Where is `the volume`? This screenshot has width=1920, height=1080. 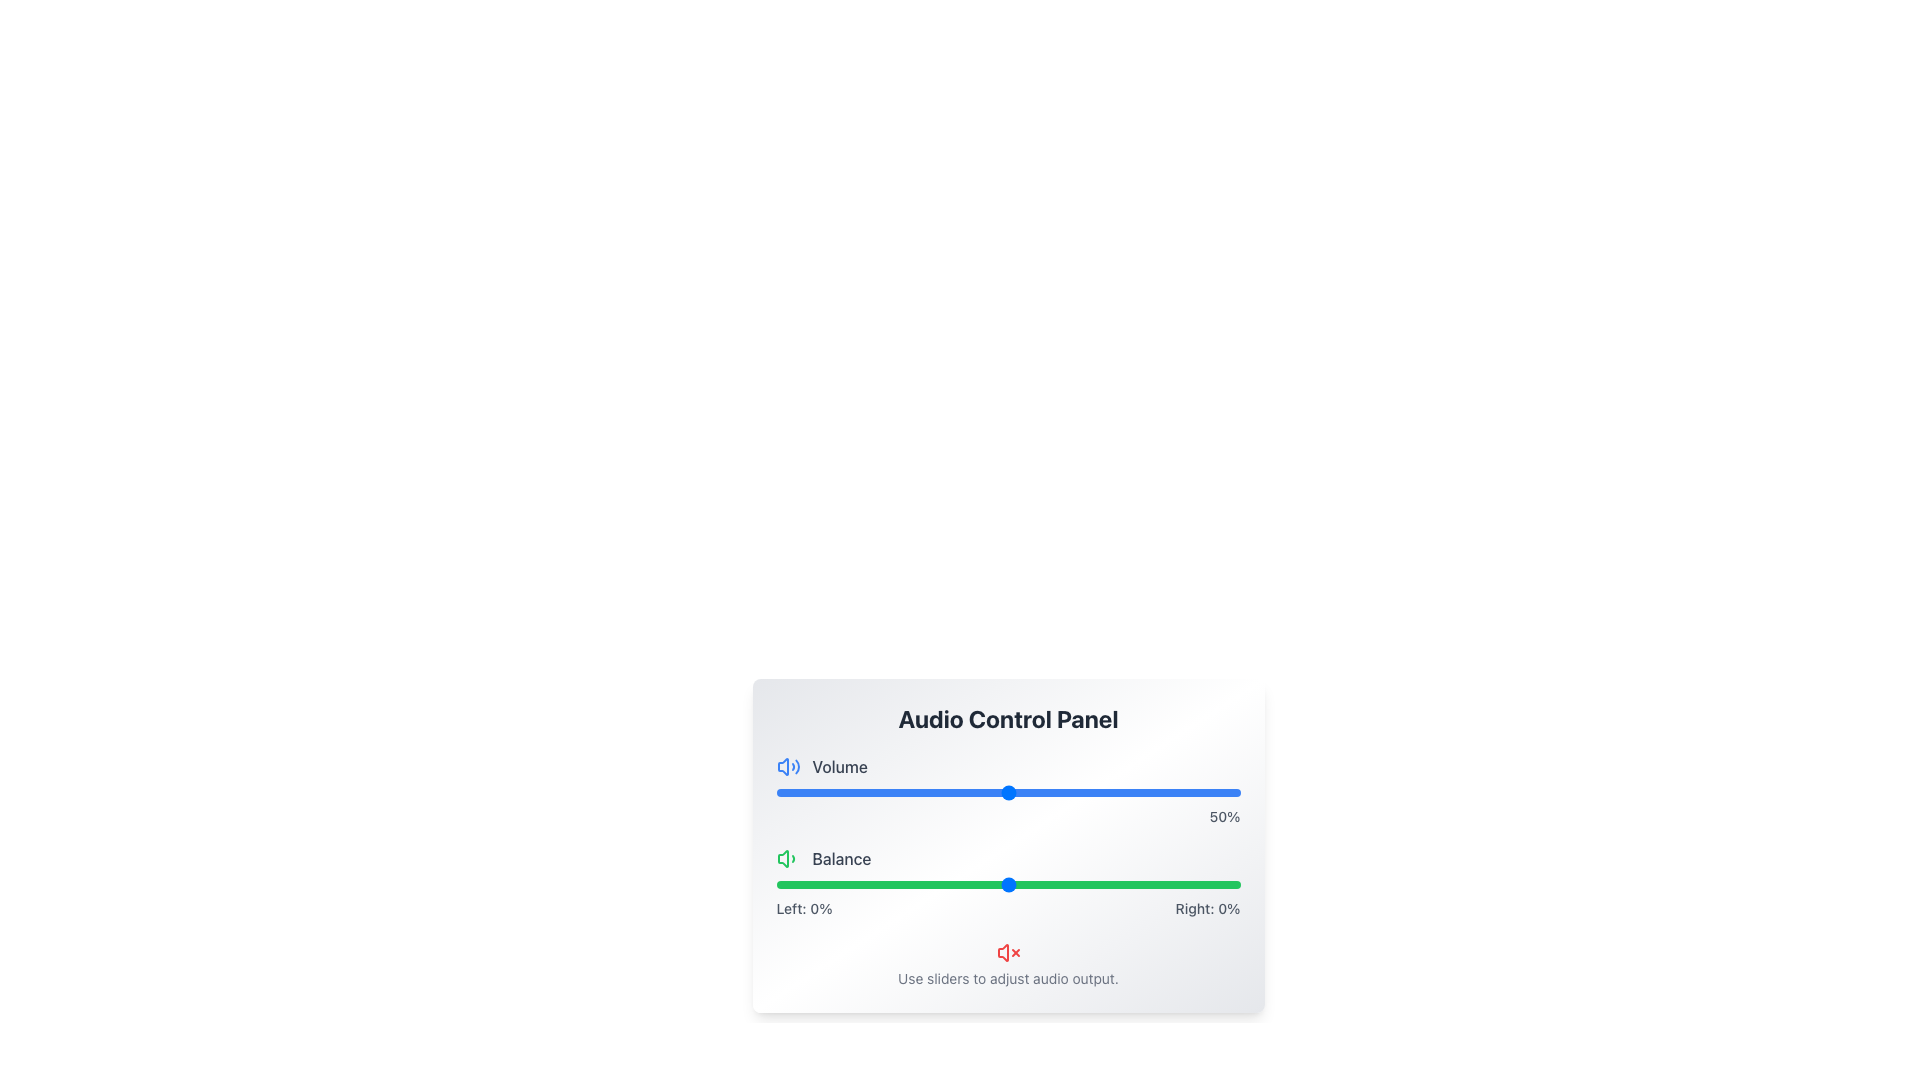 the volume is located at coordinates (975, 792).